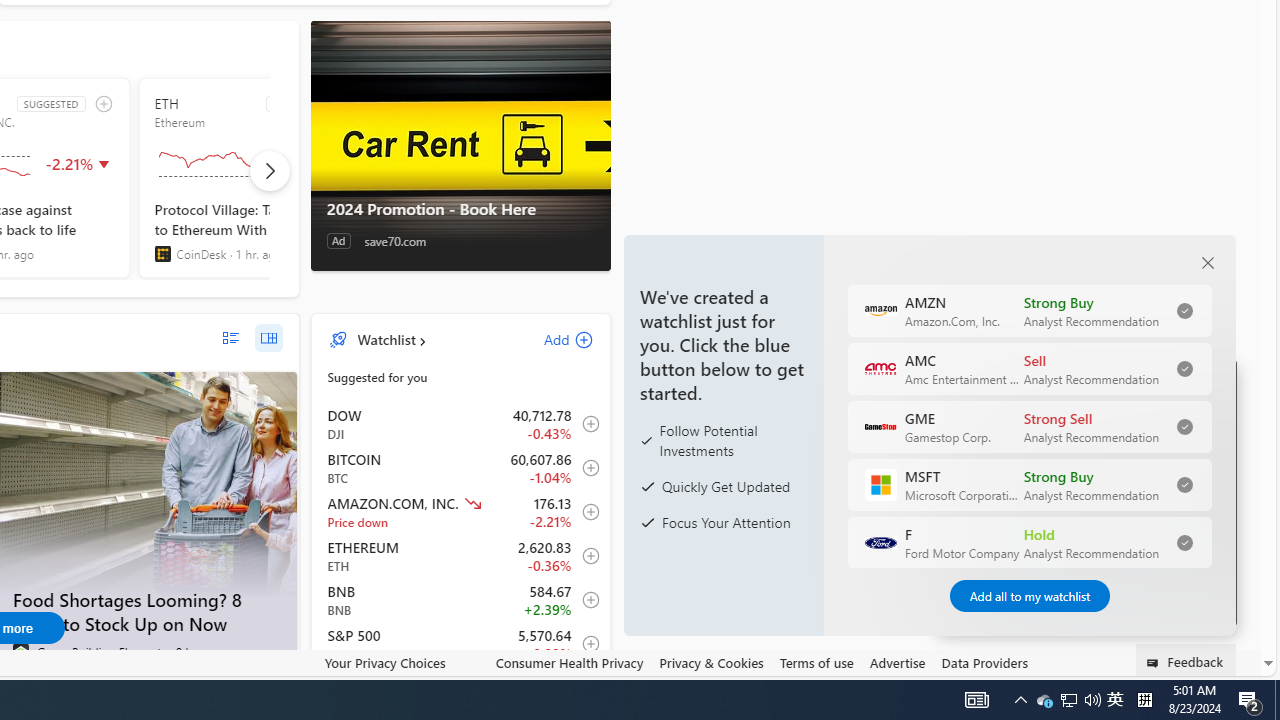  I want to click on 'Your Privacy Choices', so click(400, 663).